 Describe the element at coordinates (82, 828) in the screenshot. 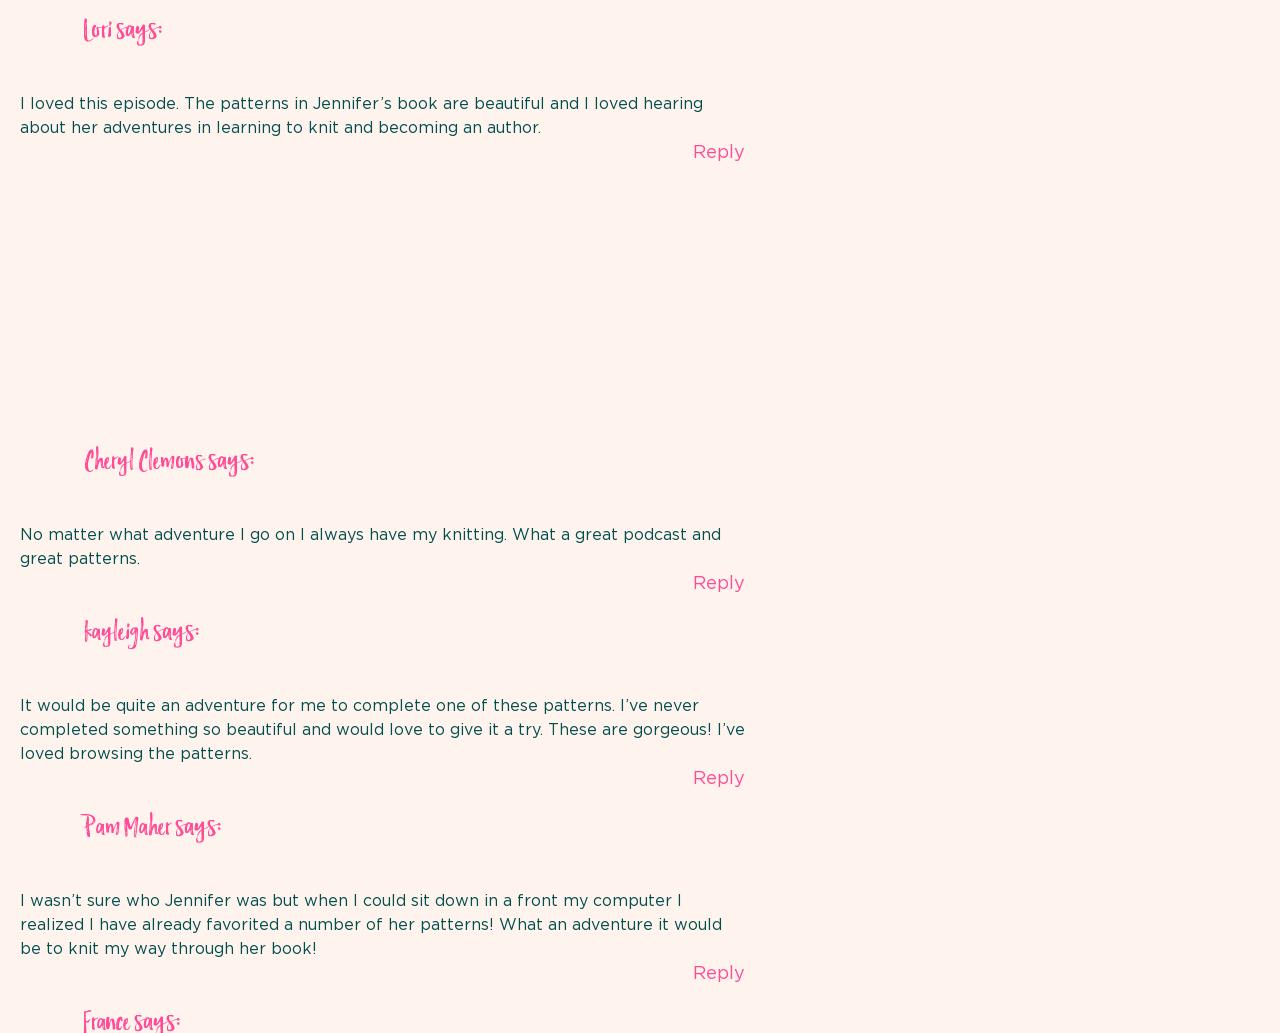

I see `'Pam Maher'` at that location.